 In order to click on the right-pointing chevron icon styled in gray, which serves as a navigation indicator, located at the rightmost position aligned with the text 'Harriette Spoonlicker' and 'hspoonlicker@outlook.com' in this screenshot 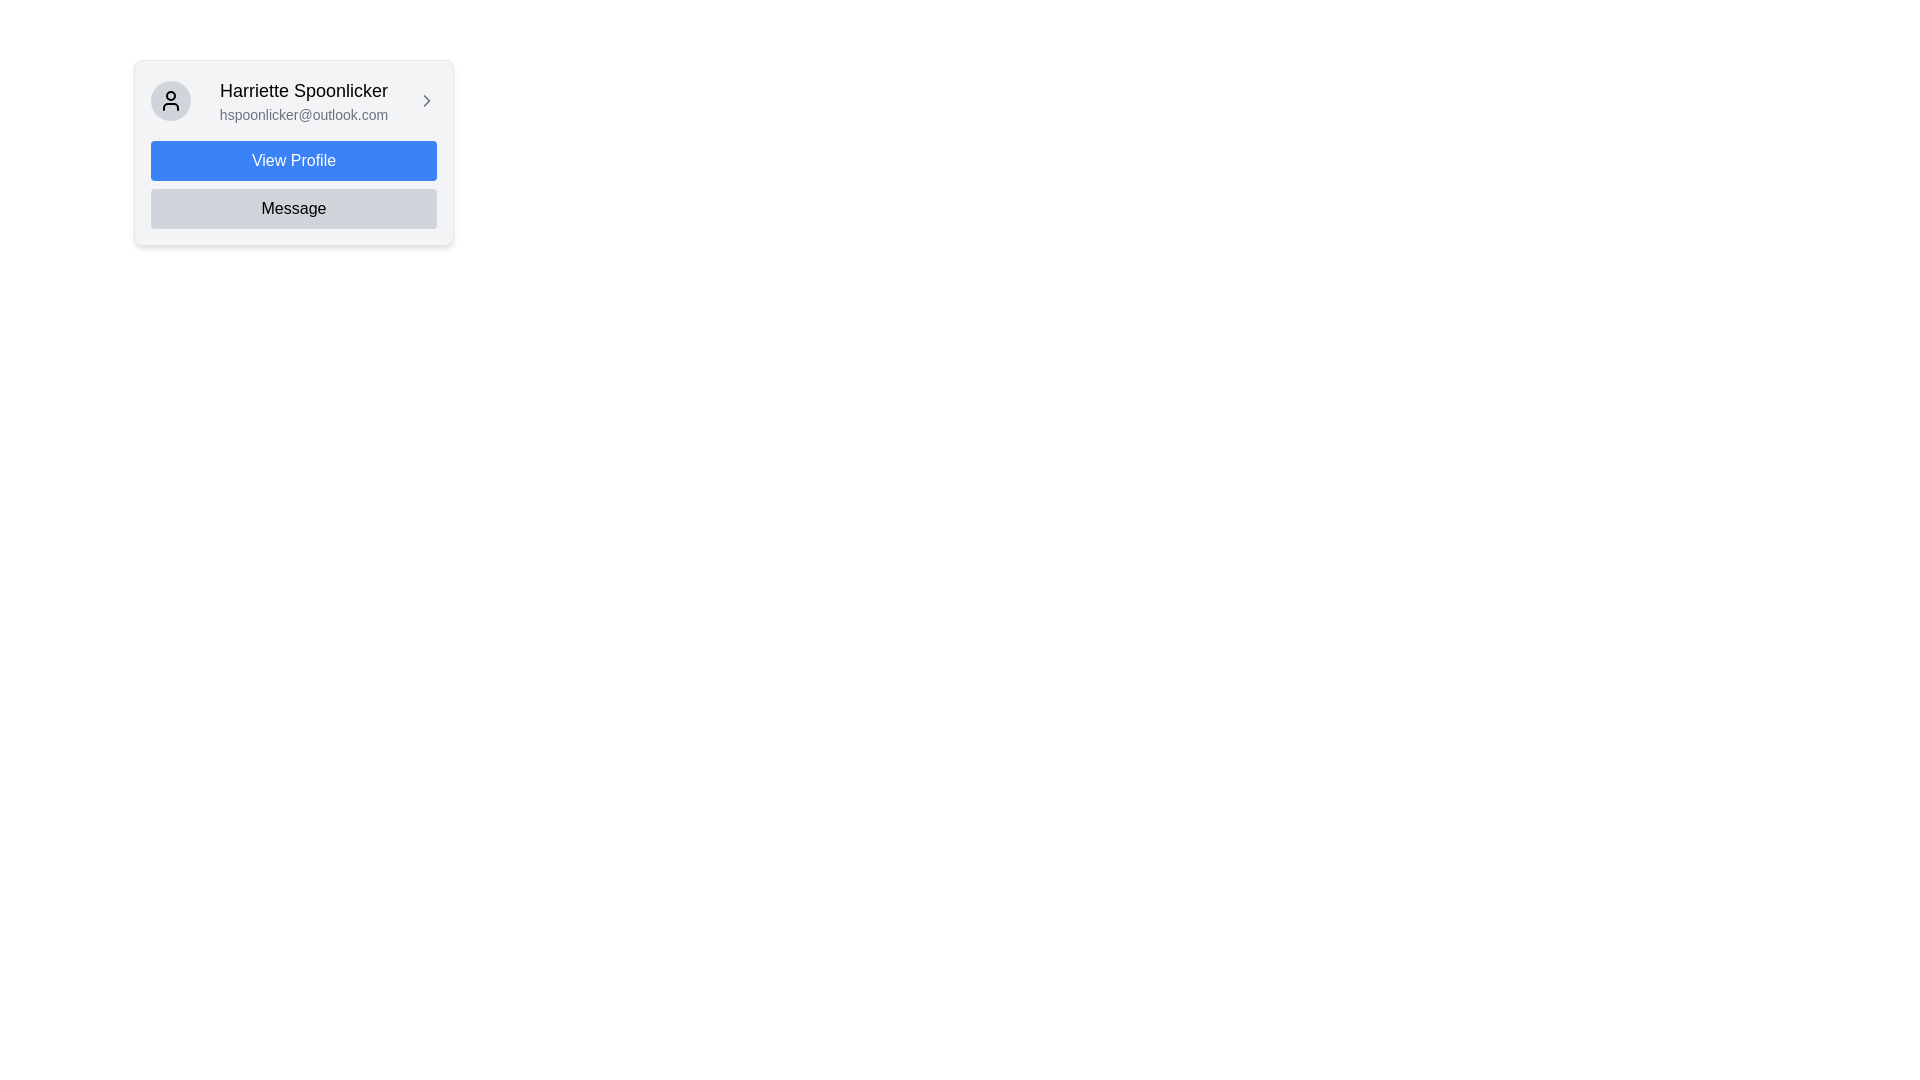, I will do `click(426, 100)`.